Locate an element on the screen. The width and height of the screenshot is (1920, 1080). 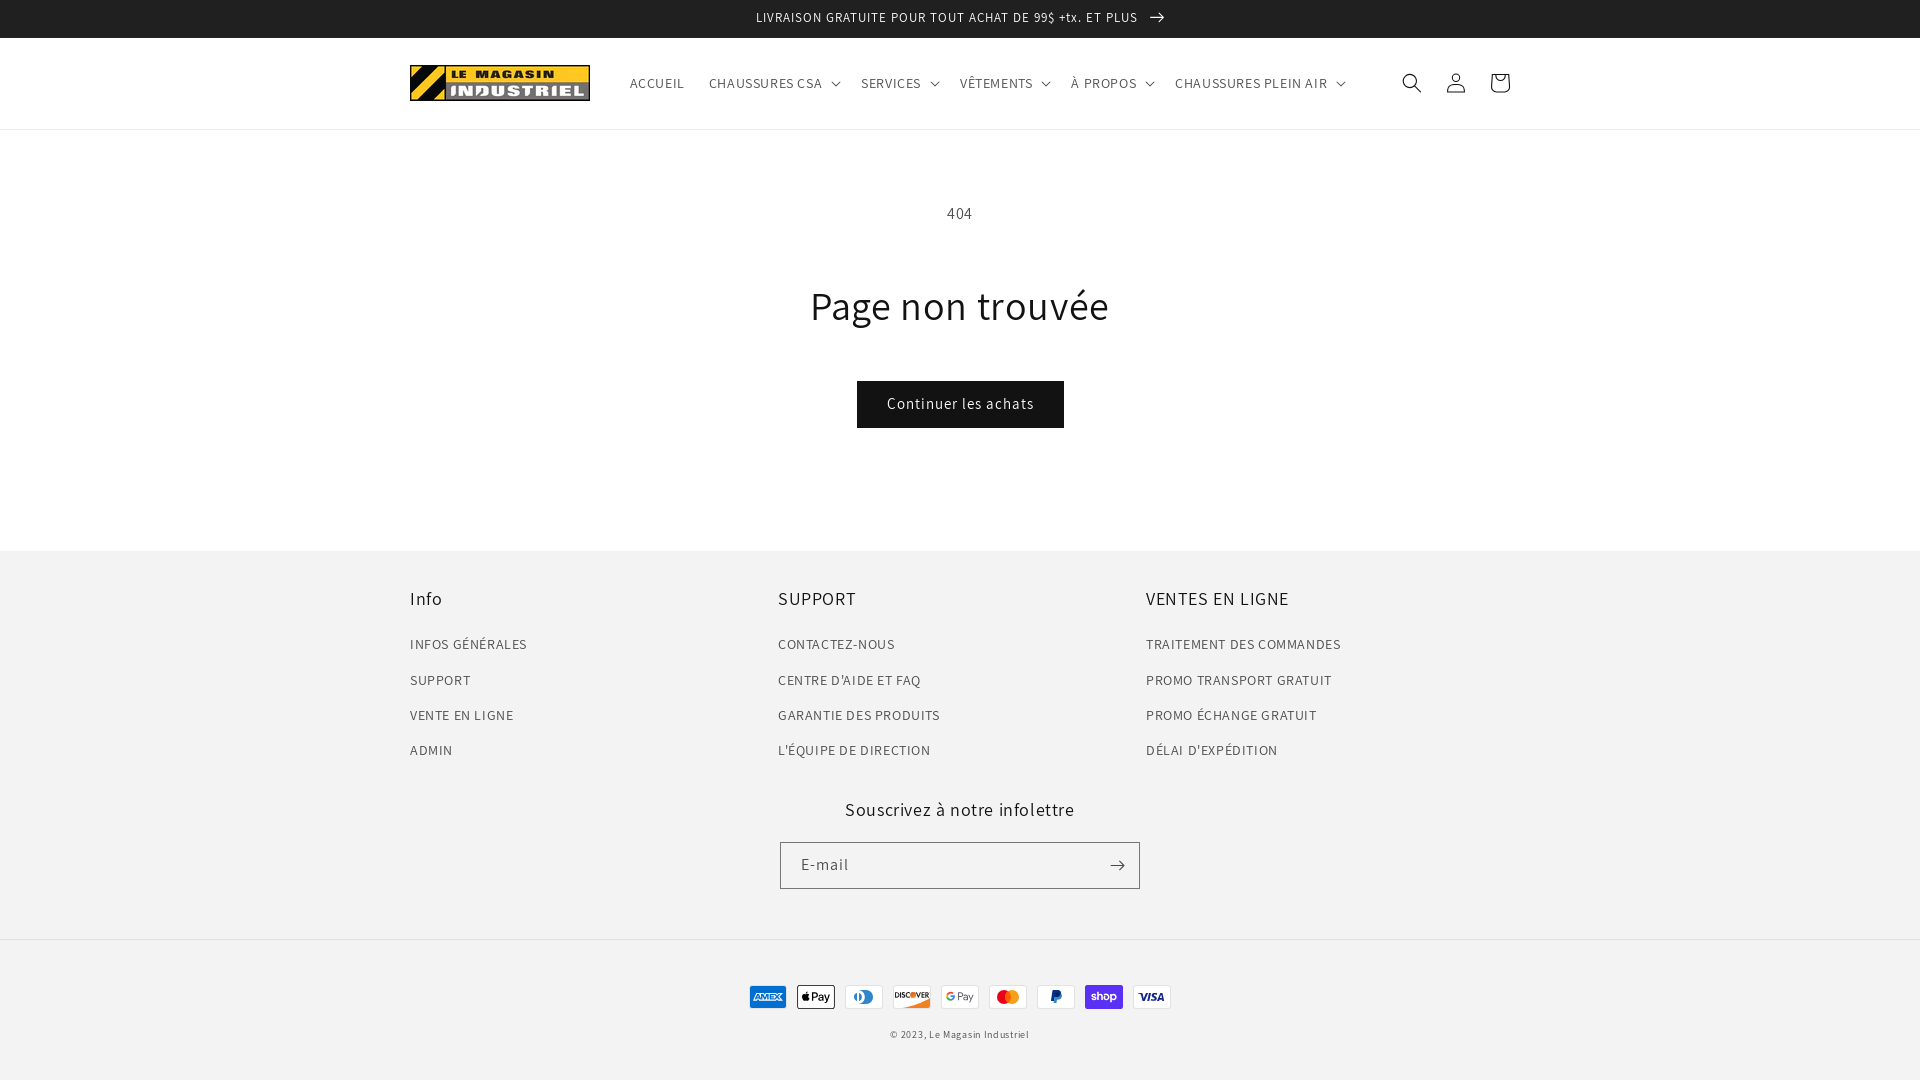
'SUPPORT' is located at coordinates (439, 679).